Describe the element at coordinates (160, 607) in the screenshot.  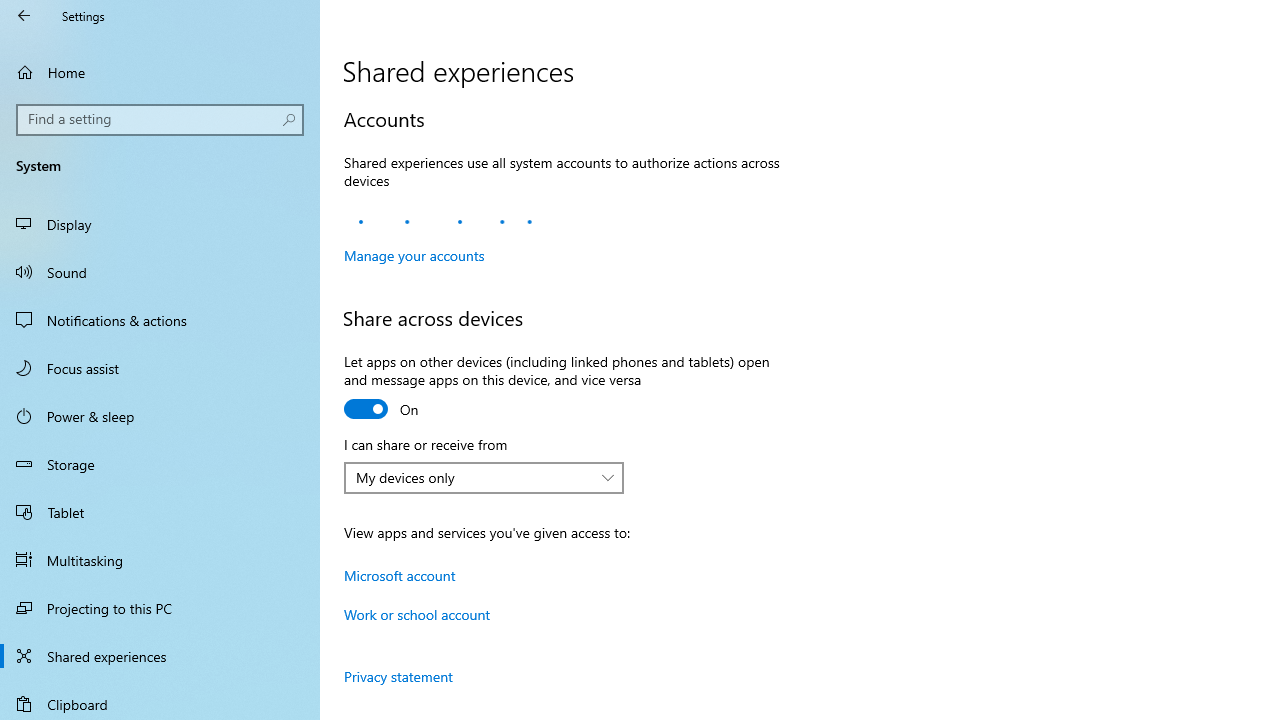
I see `'Projecting to this PC'` at that location.